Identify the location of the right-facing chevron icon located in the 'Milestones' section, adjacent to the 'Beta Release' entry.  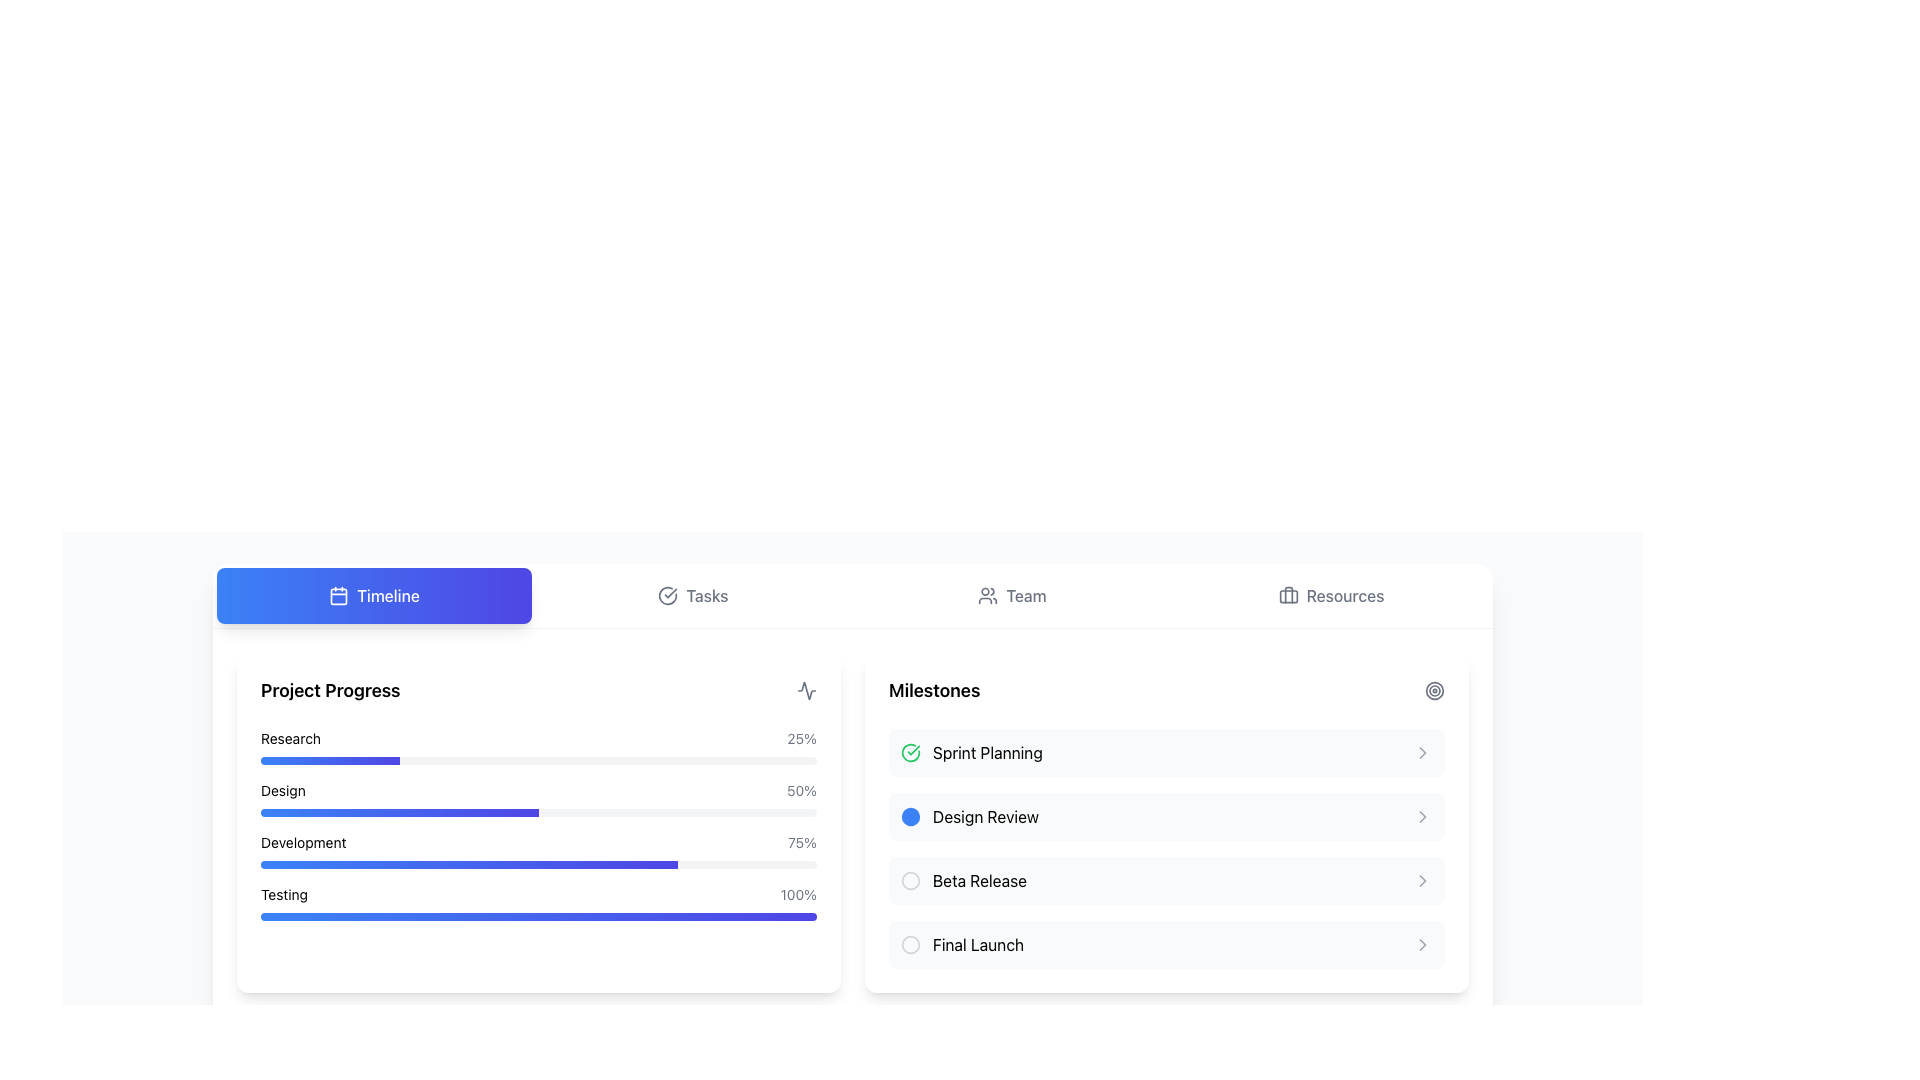
(1421, 879).